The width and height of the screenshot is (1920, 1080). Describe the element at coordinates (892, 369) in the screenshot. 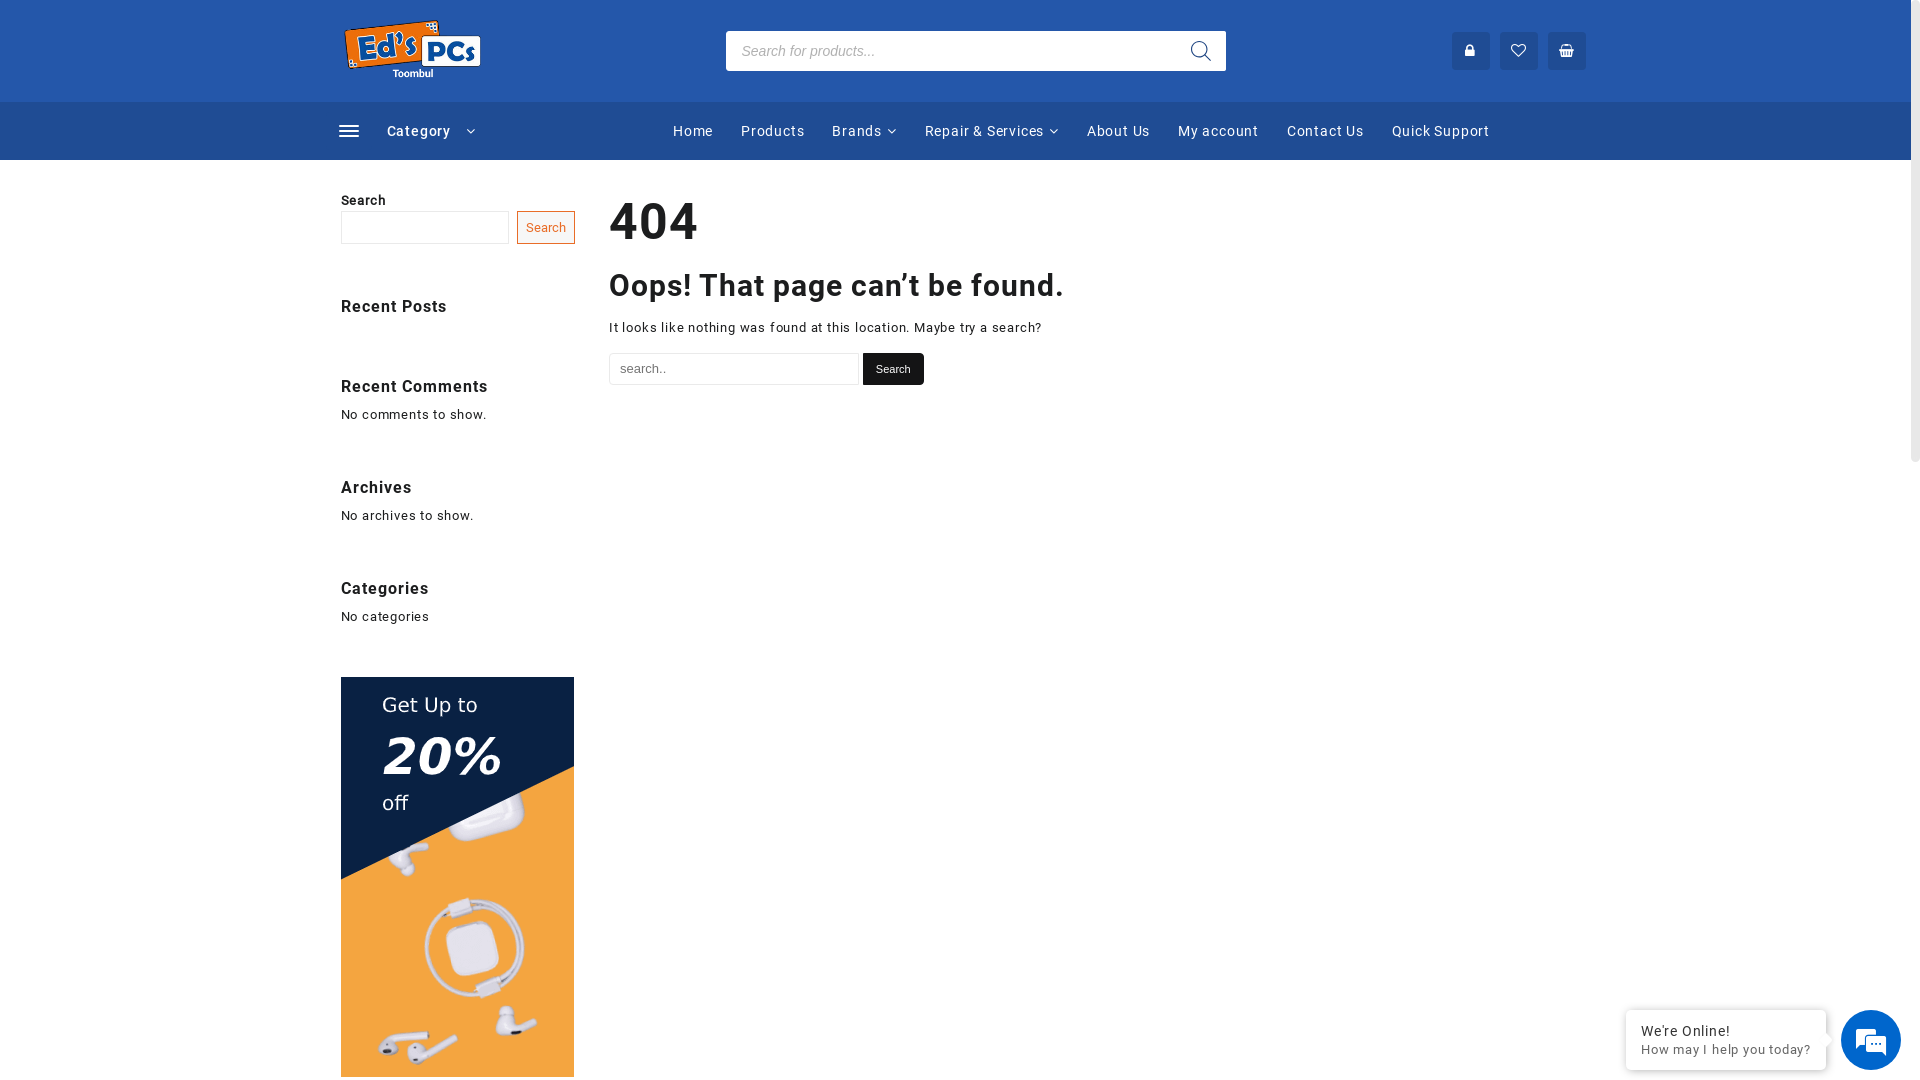

I see `'Search'` at that location.